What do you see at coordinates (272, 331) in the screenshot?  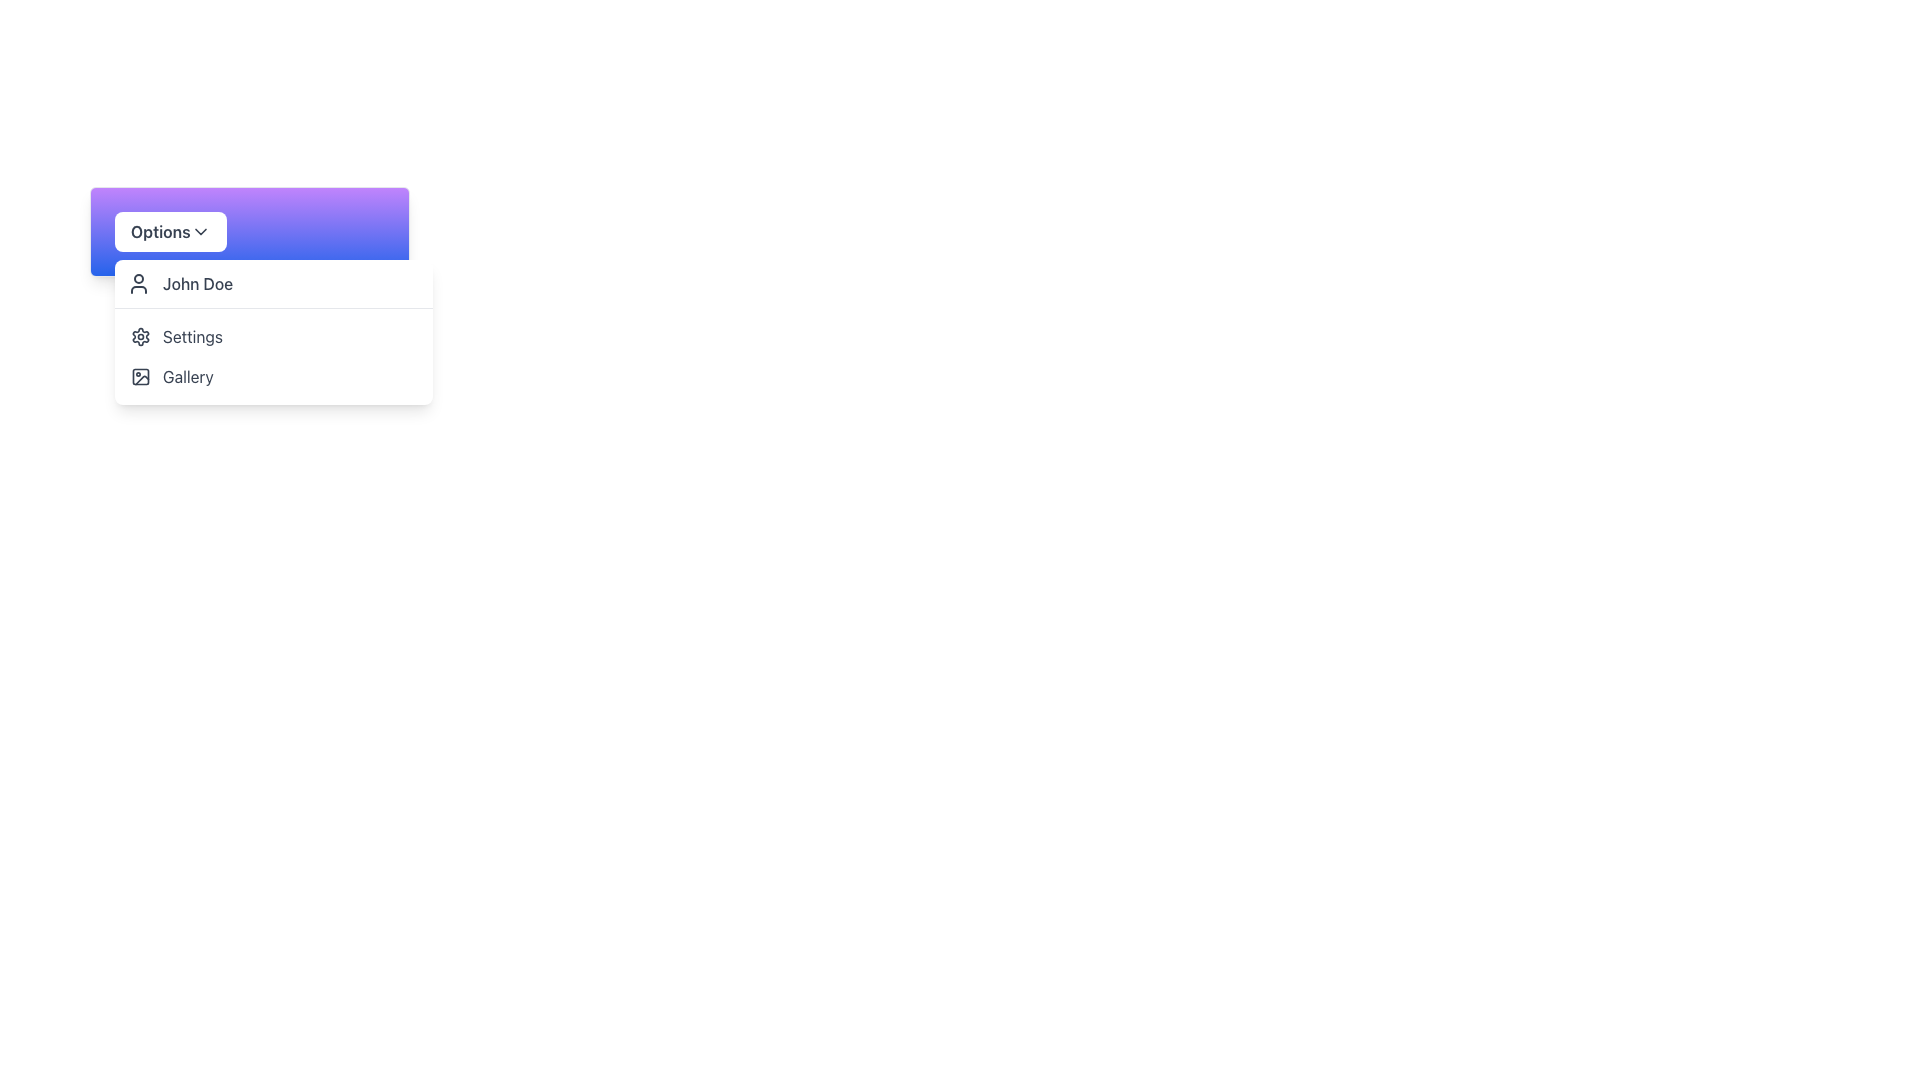 I see `the second item in the dropdown menu under the 'Options' button` at bounding box center [272, 331].